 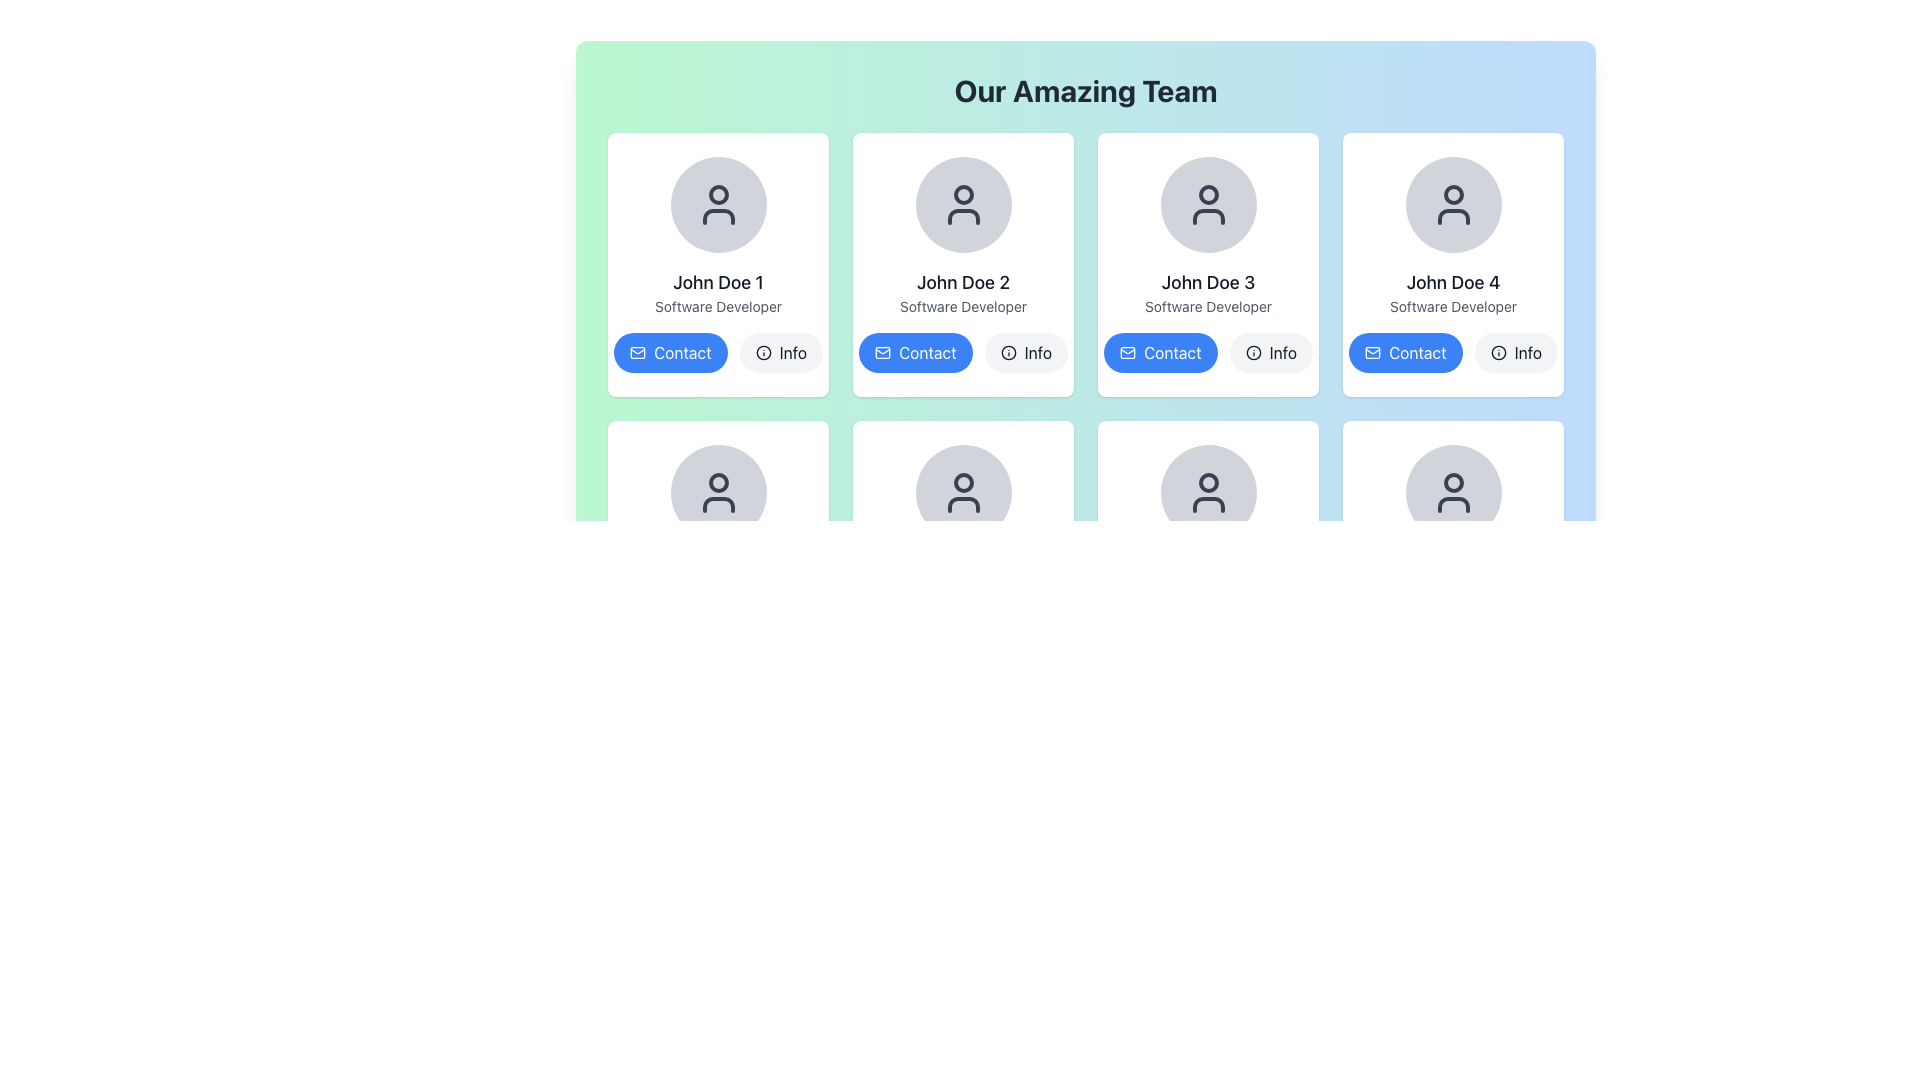 What do you see at coordinates (1207, 204) in the screenshot?
I see `the user profile icon, which is a stylized representation of a person in dark gray within a light gray circle, located` at bounding box center [1207, 204].